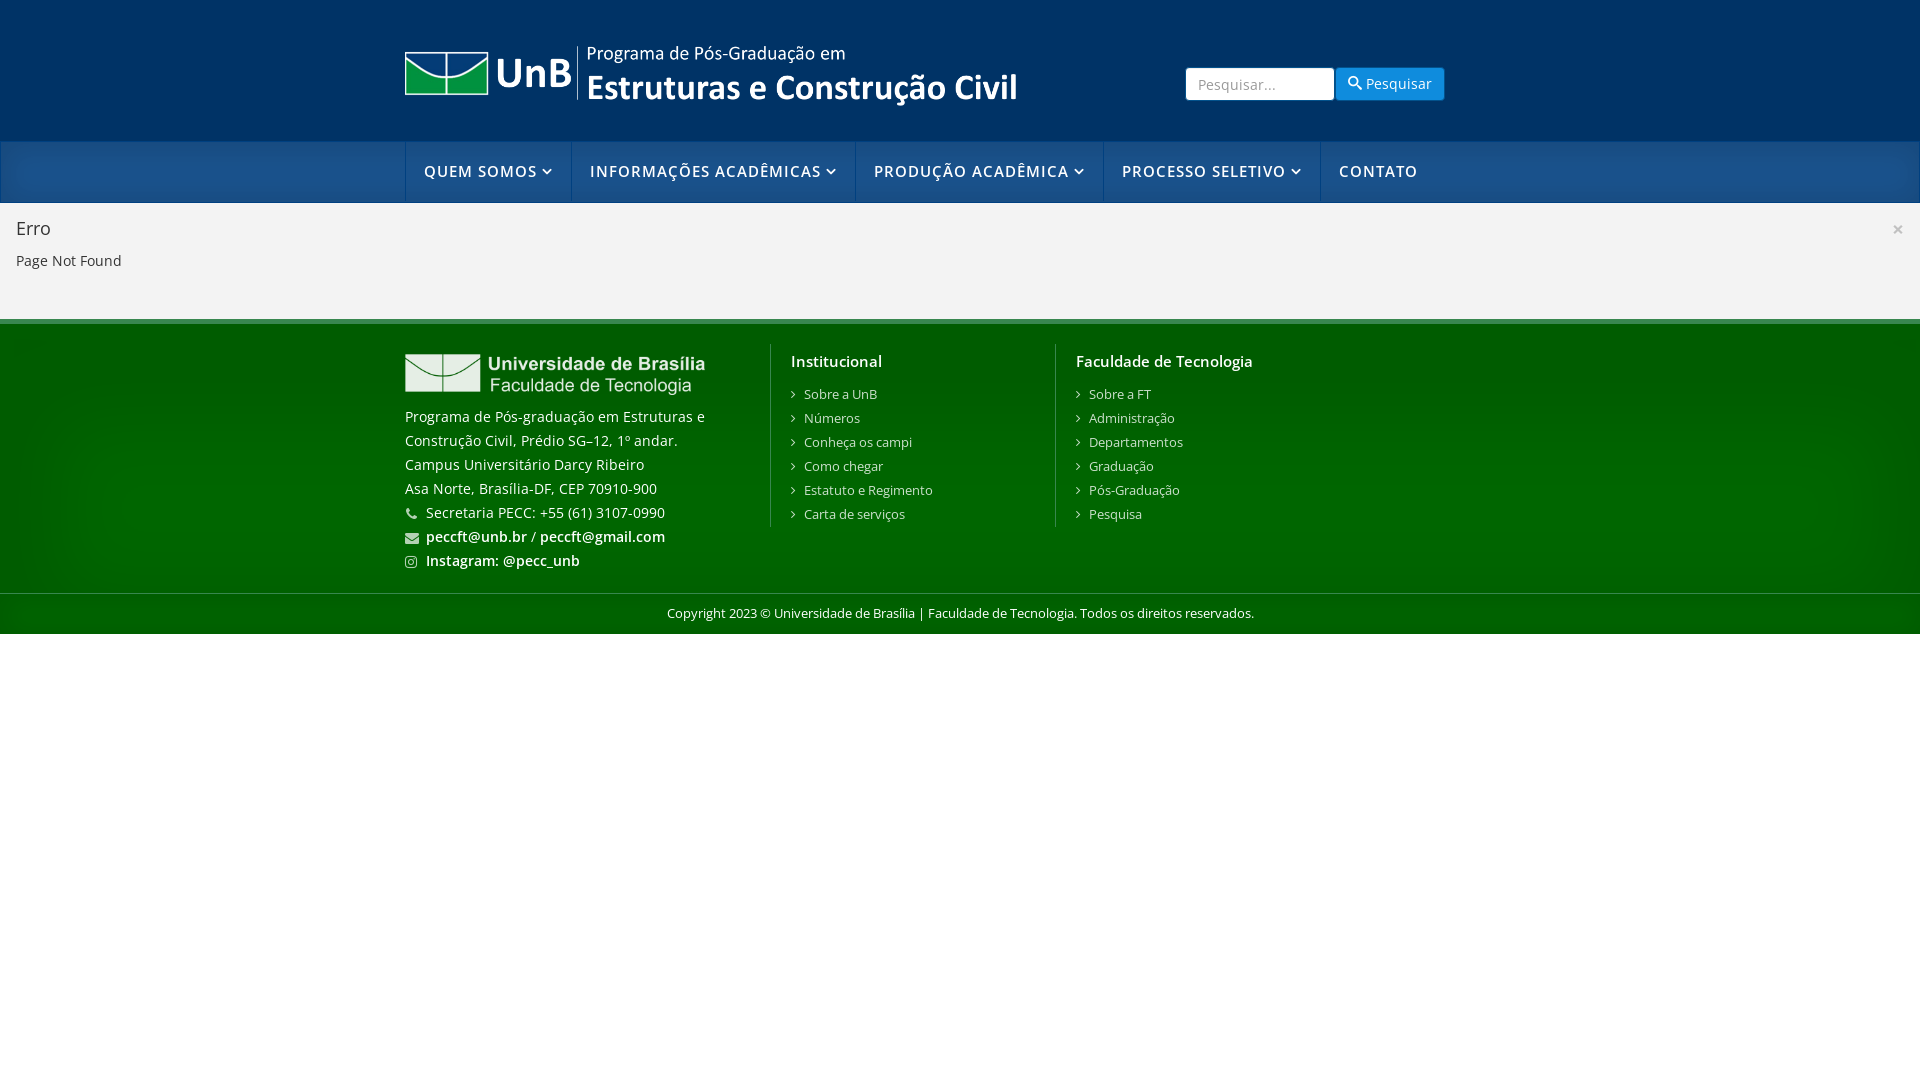 This screenshot has height=1080, width=1920. Describe the element at coordinates (488, 170) in the screenshot. I see `'QUEM SOMOS'` at that location.